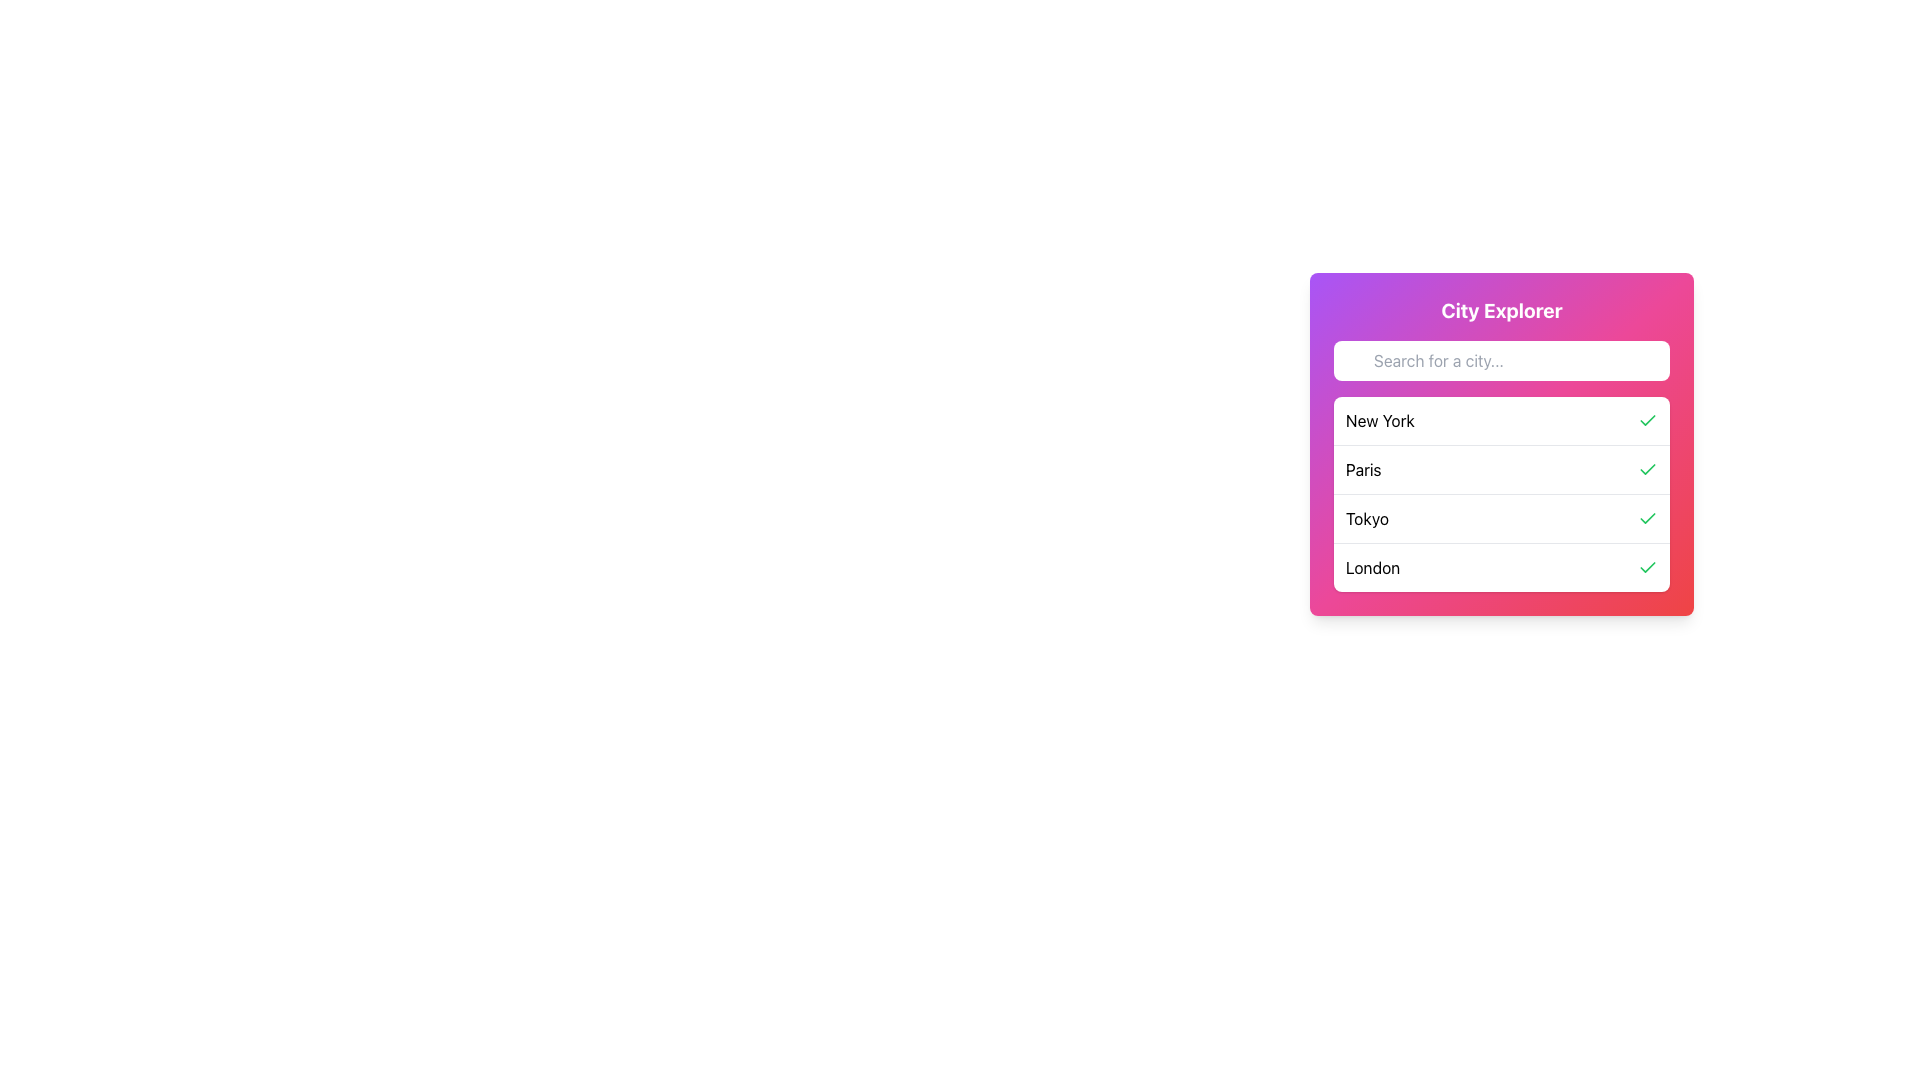  Describe the element at coordinates (1502, 442) in the screenshot. I see `the city selector interface items` at that location.